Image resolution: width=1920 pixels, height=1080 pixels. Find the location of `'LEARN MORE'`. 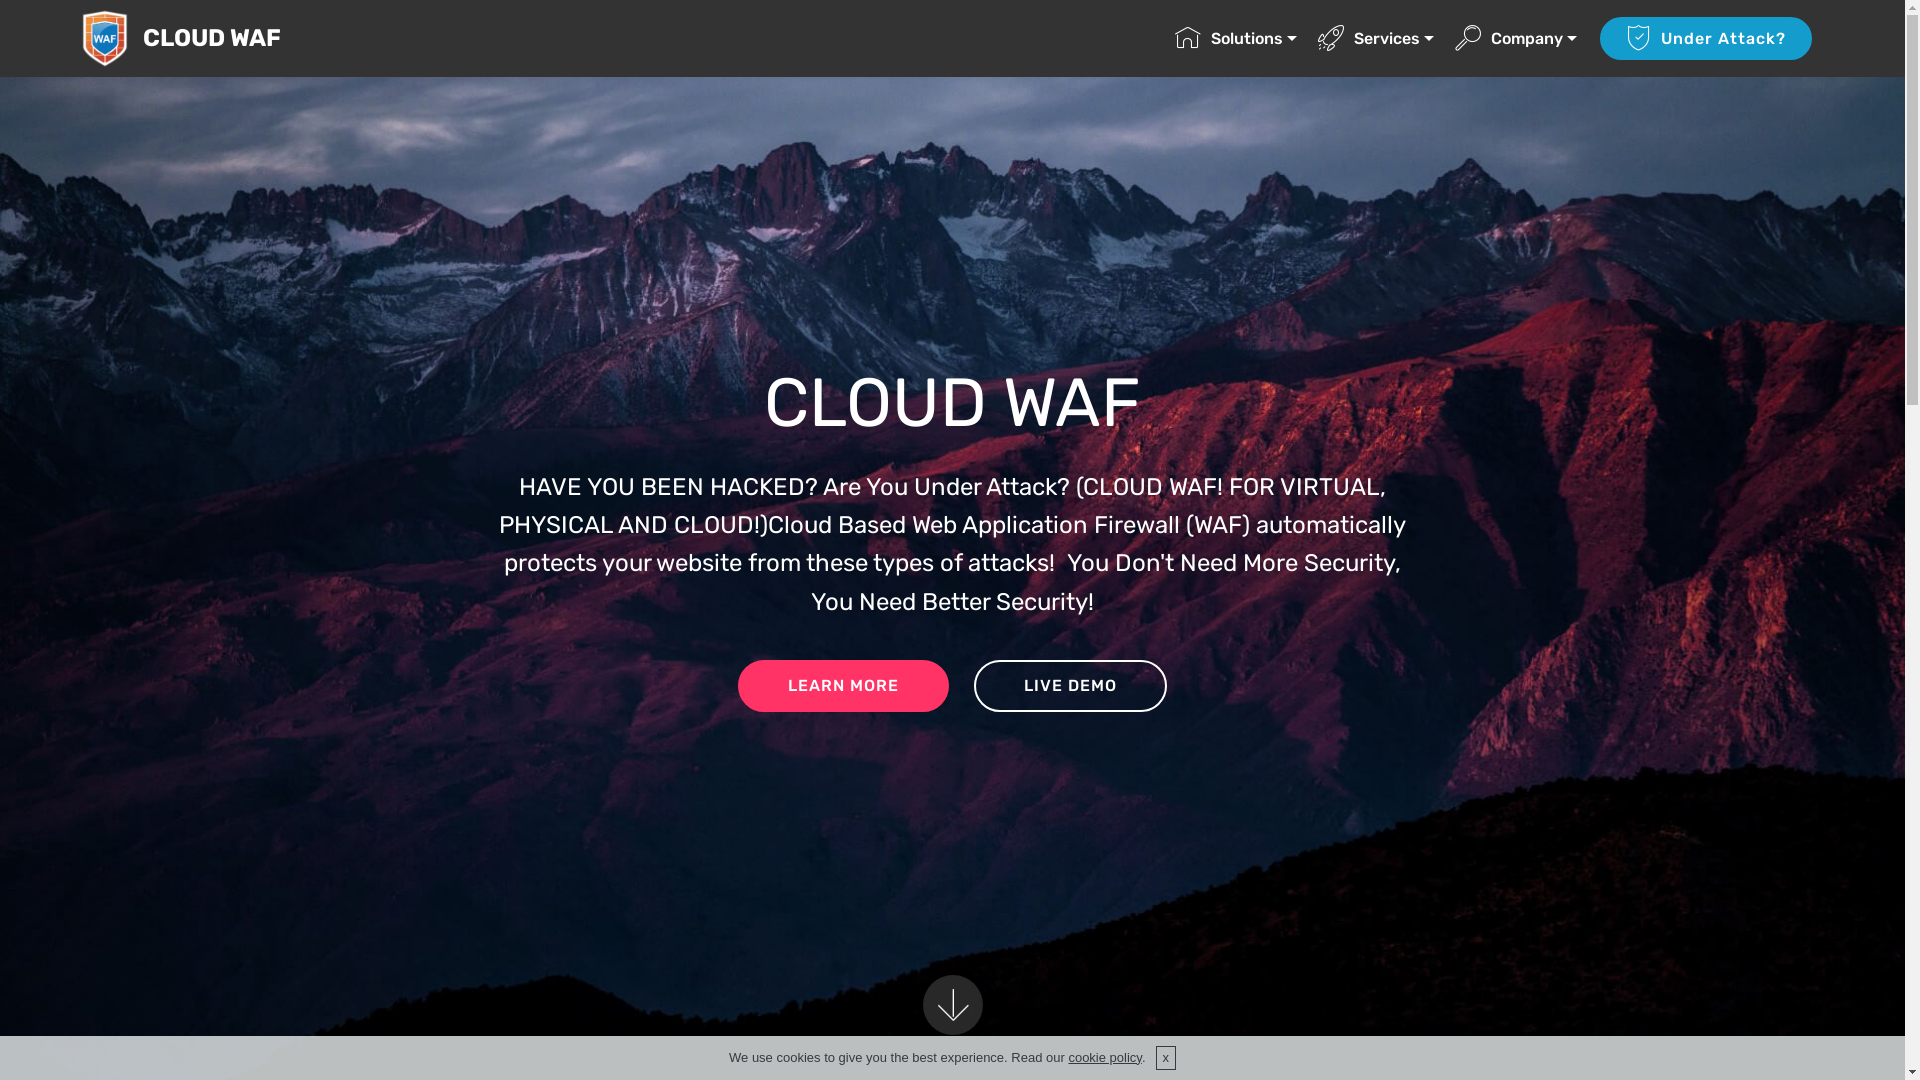

'LEARN MORE' is located at coordinates (843, 685).